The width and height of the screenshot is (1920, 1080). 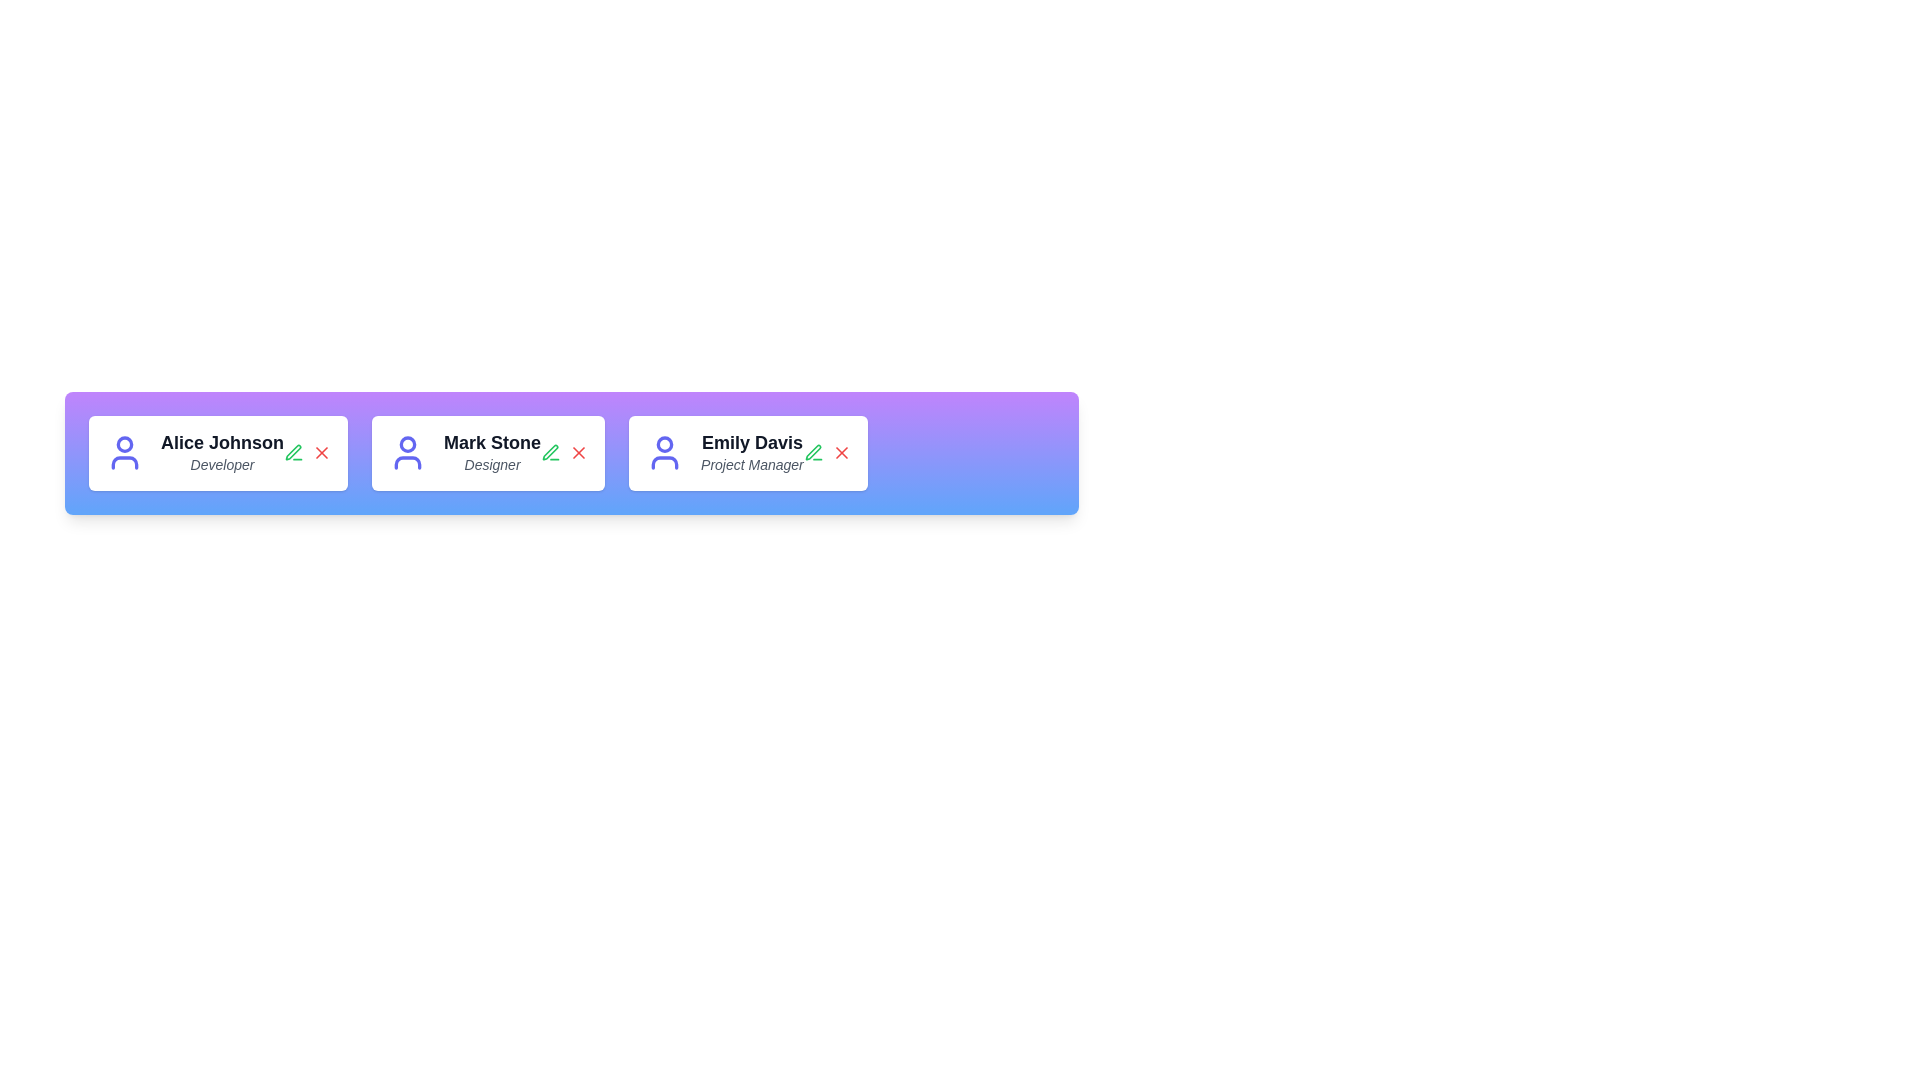 I want to click on the profile card of Mark Stone to trigger visual feedback, so click(x=488, y=452).